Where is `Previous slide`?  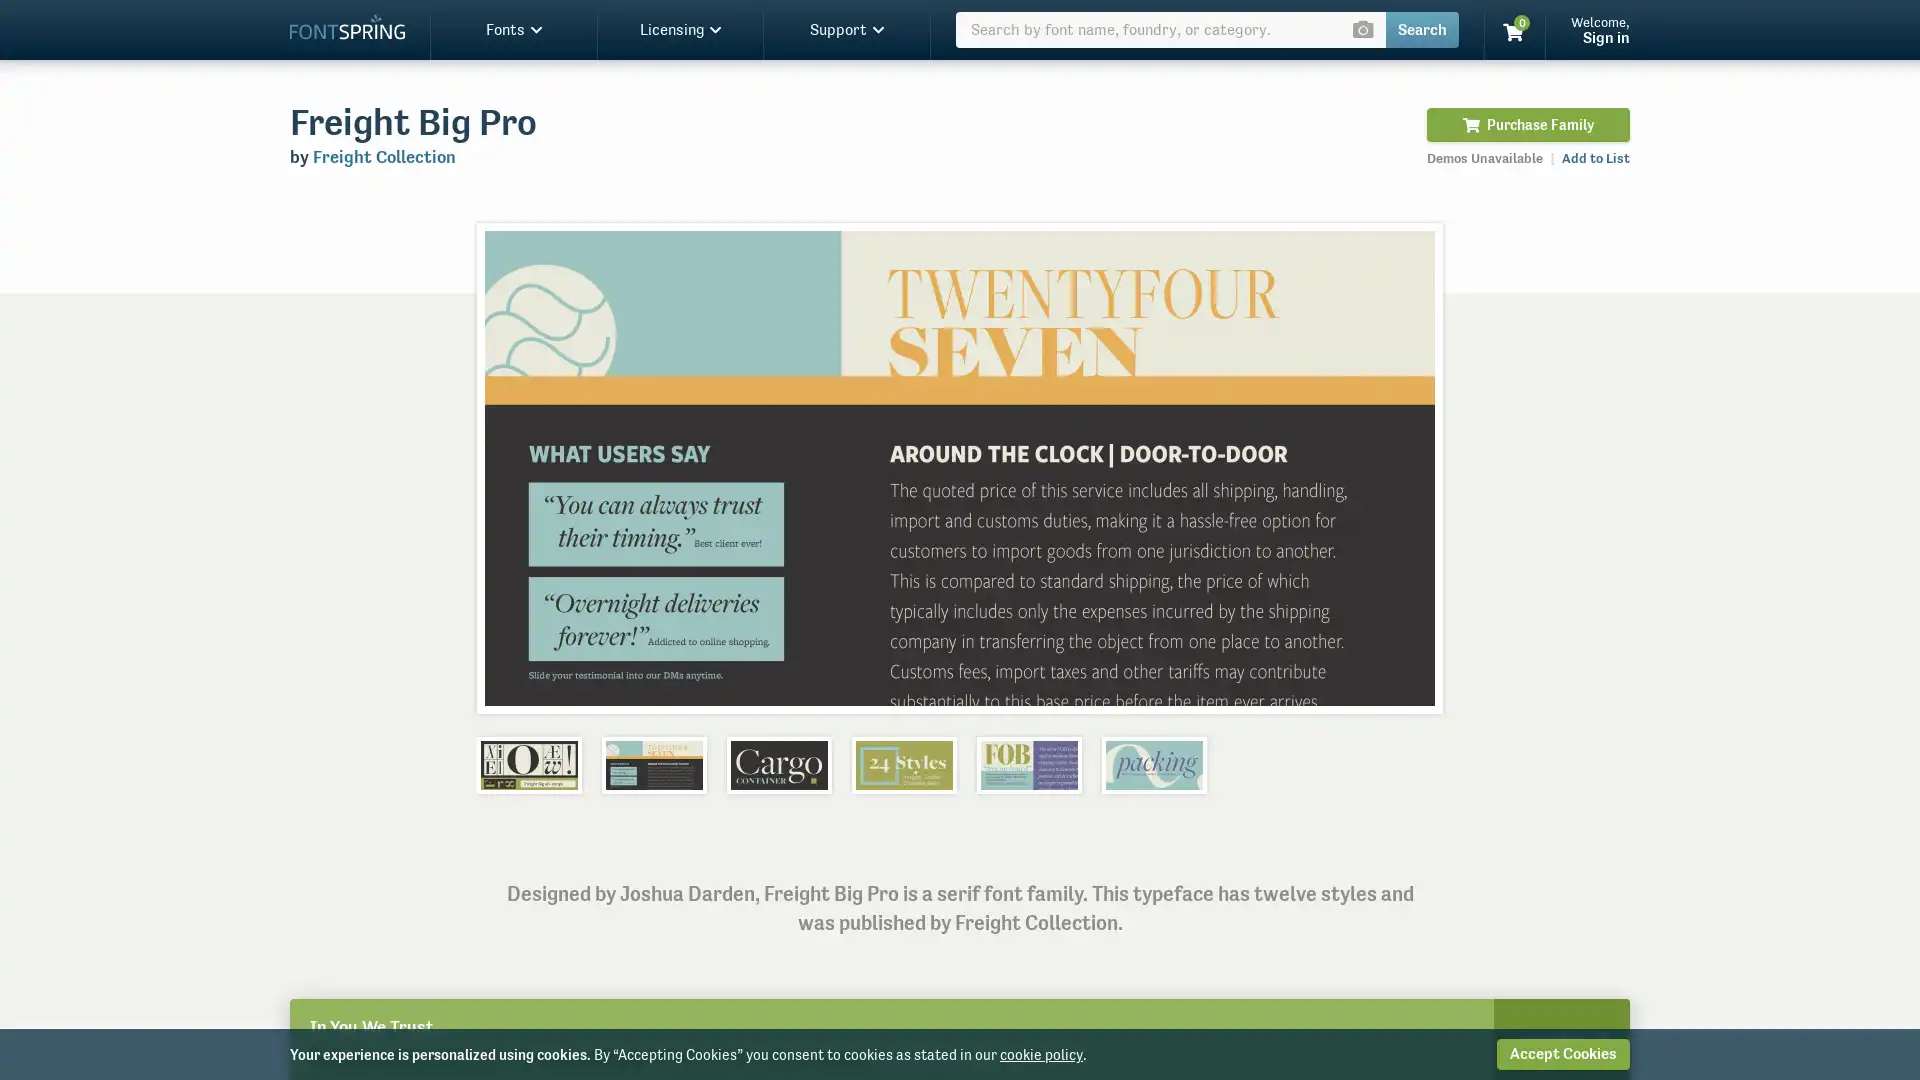
Previous slide is located at coordinates (513, 467).